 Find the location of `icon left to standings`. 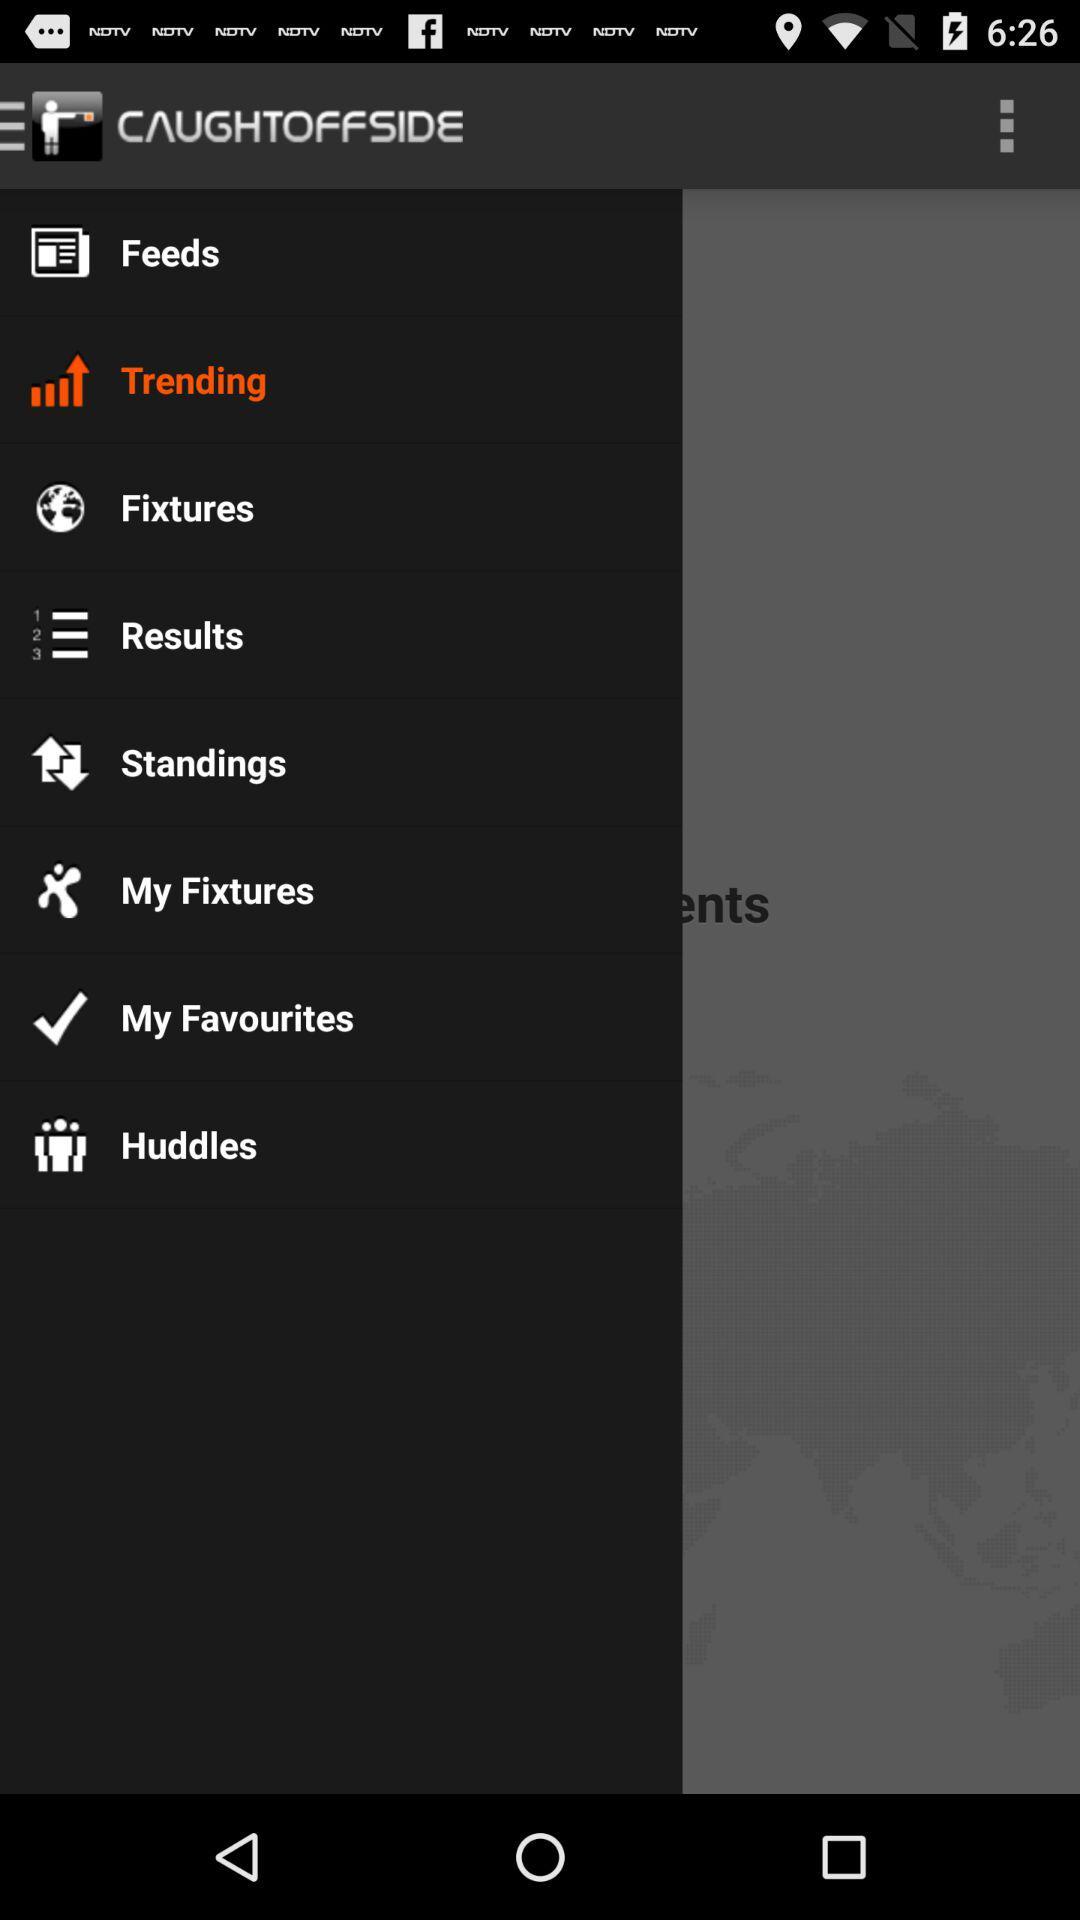

icon left to standings is located at coordinates (59, 761).